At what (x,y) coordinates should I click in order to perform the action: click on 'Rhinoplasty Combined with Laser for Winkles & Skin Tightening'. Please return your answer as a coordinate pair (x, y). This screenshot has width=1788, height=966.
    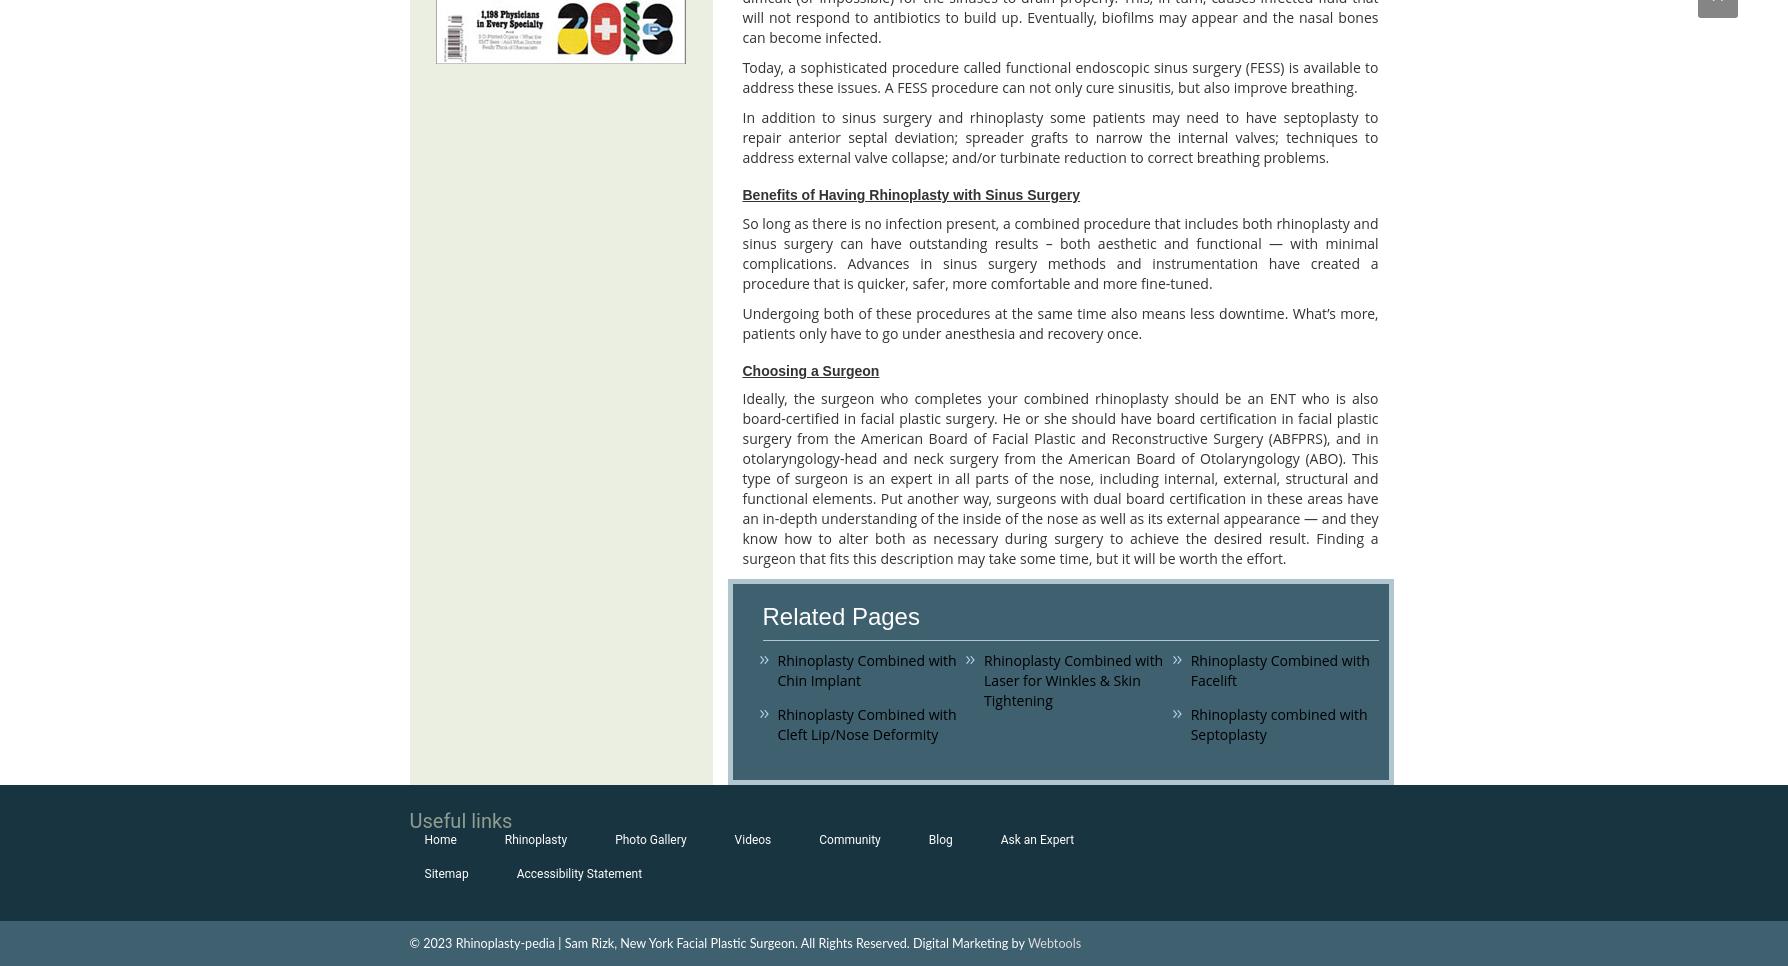
    Looking at the image, I should click on (1073, 679).